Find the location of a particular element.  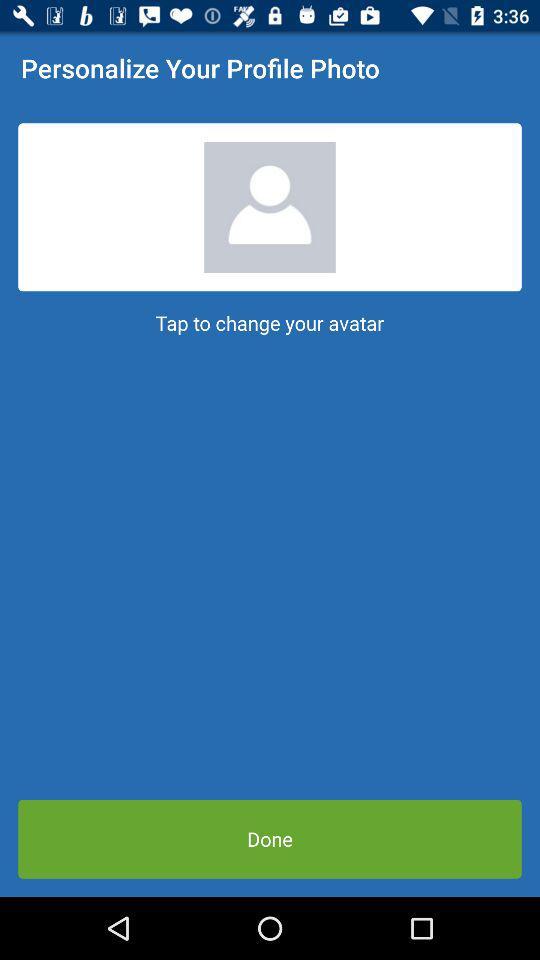

change profile photo is located at coordinates (270, 207).